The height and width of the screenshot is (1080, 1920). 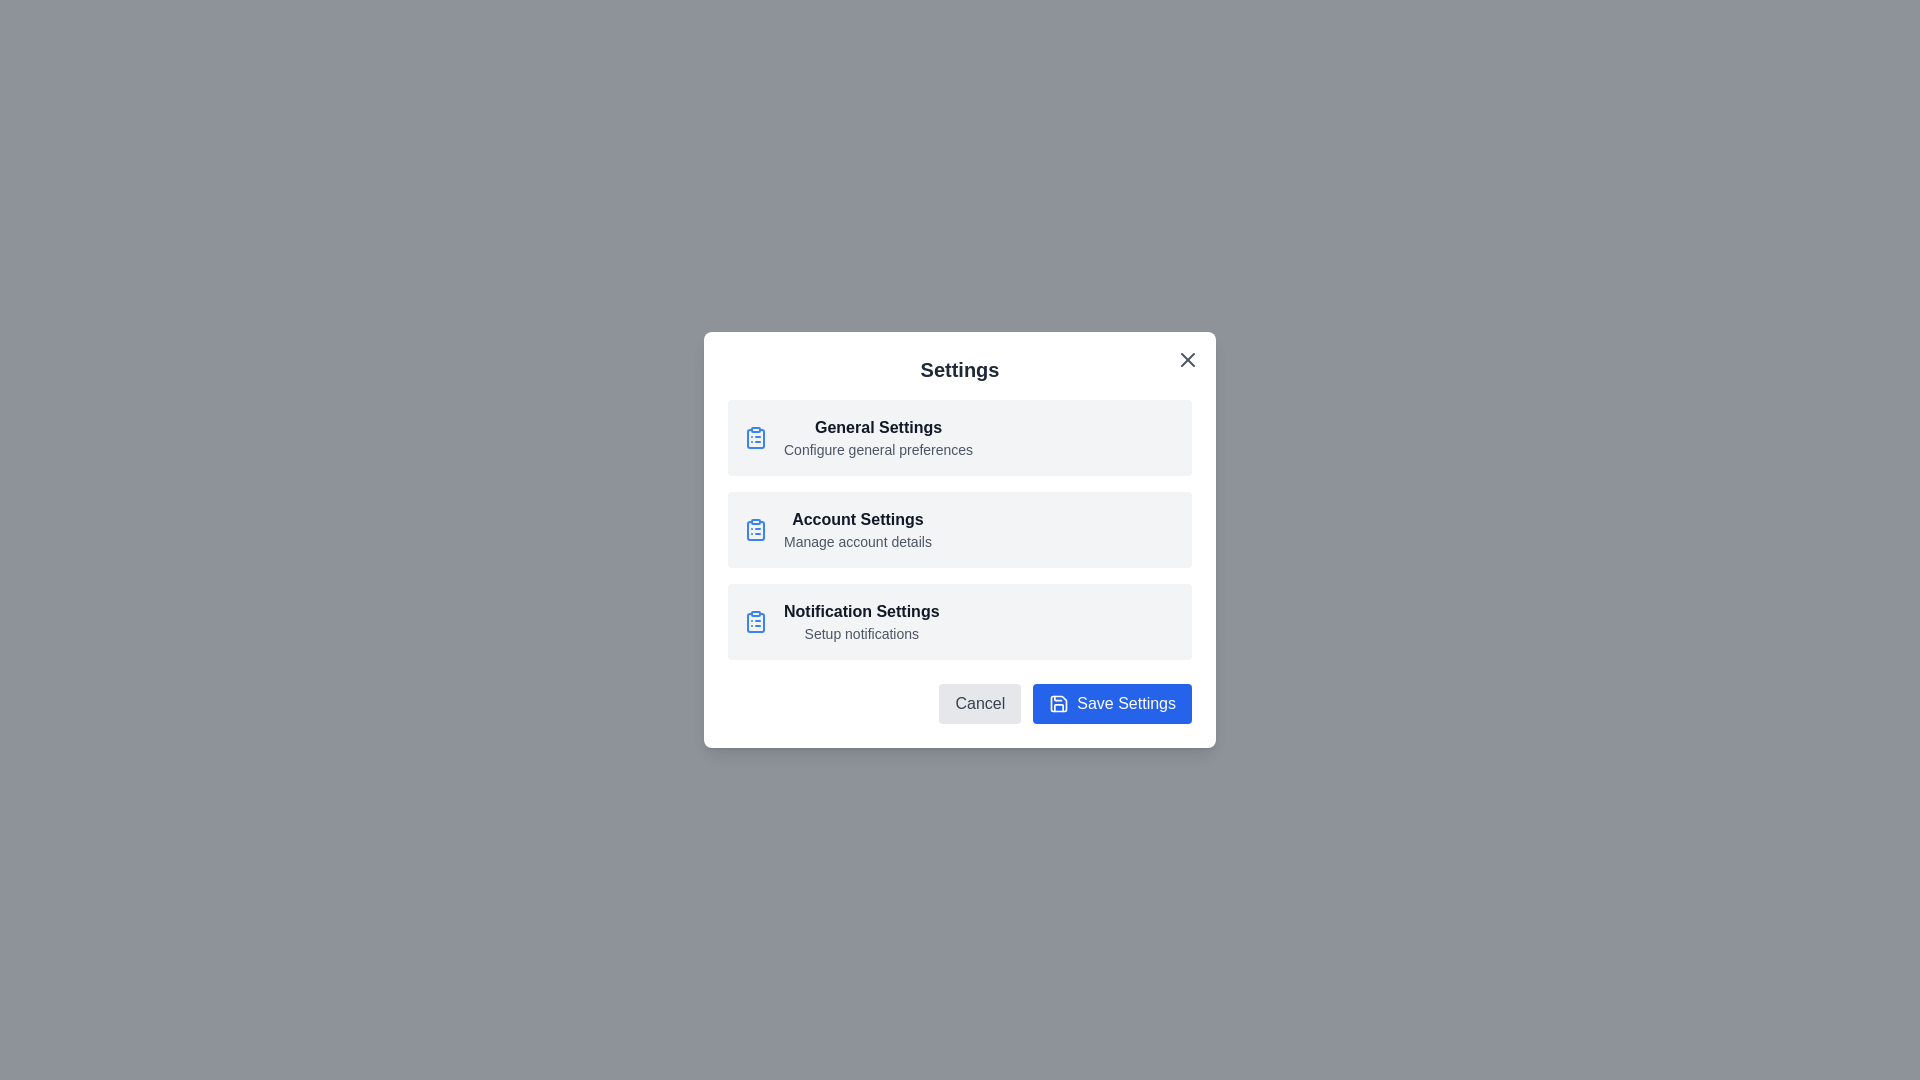 What do you see at coordinates (754, 438) in the screenshot?
I see `the clipboard icon representing the 'General Settings' option` at bounding box center [754, 438].